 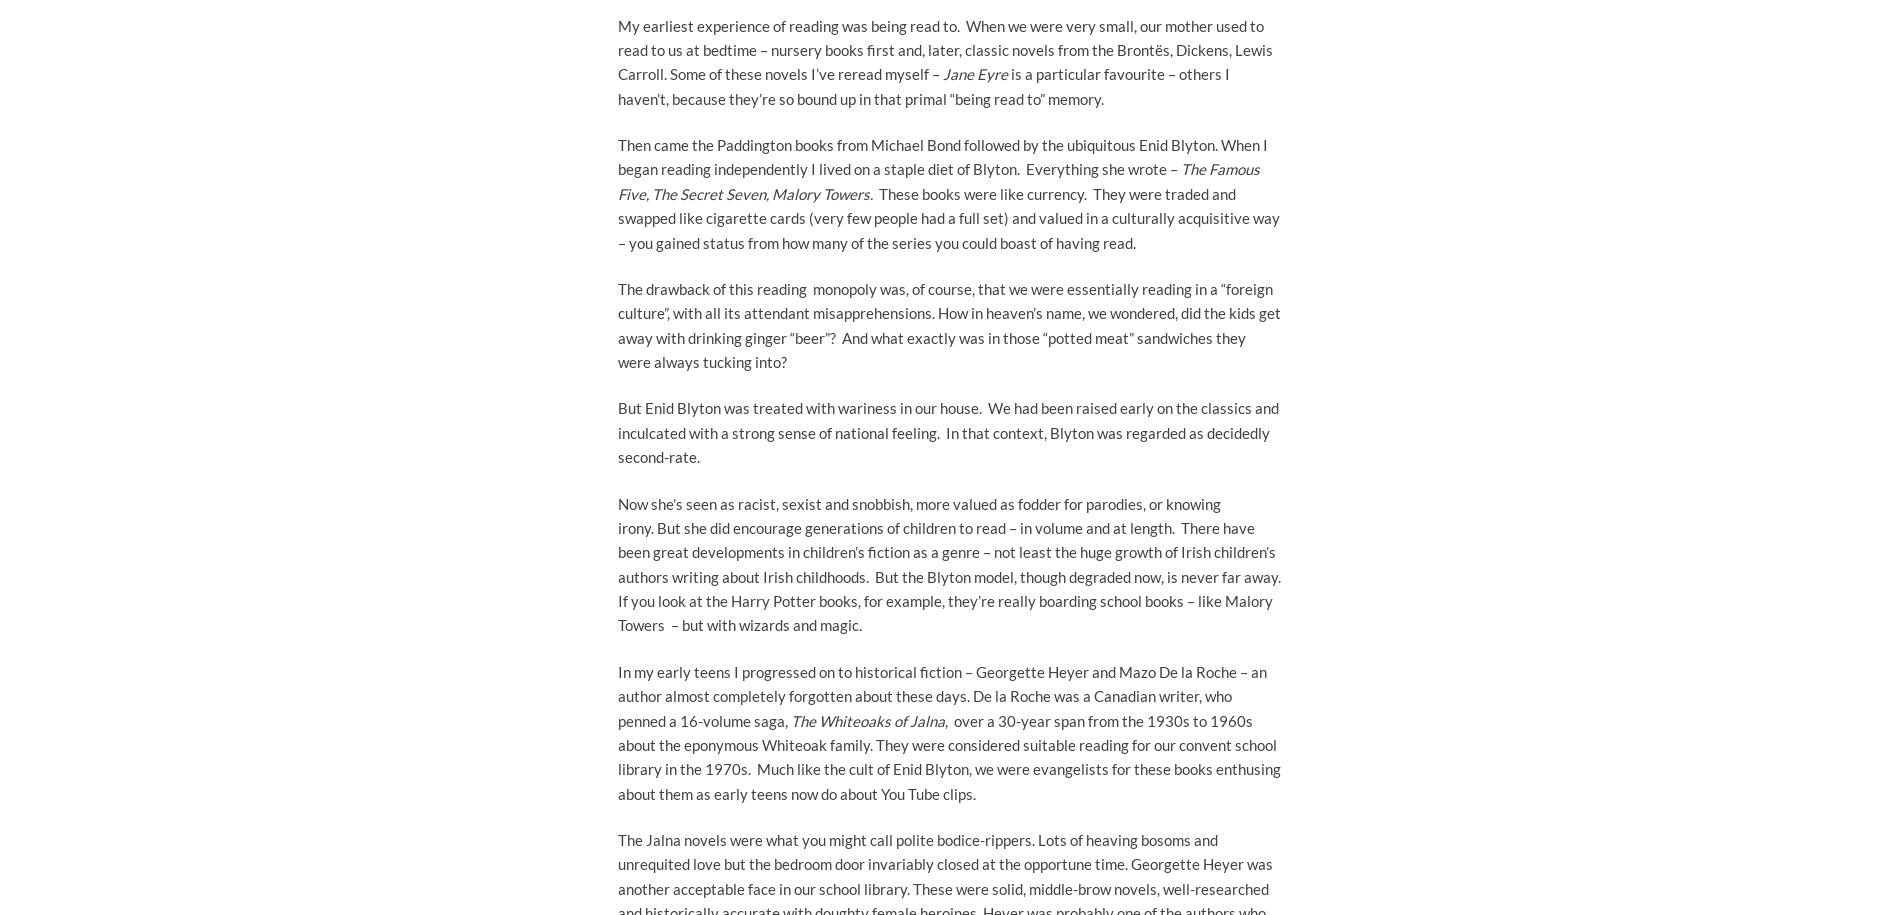 What do you see at coordinates (948, 563) in the screenshot?
I see `'Now she’s seen as racist, sexist and snobbish, more valued as fodder for parodies, or knowing irony. But she did encourage generations of children to read – in volume and at length.  There have been great developments in children’s fiction as a genre – not least the huge growth of Irish children’s authors writing about Irish childhoods.  But the Blyton model, though degraded now, is never far away. If you look at the Harry Potter books, for example, they’re really boarding school books – like Malory Towers  – but with wizards and magic.'` at bounding box center [948, 563].